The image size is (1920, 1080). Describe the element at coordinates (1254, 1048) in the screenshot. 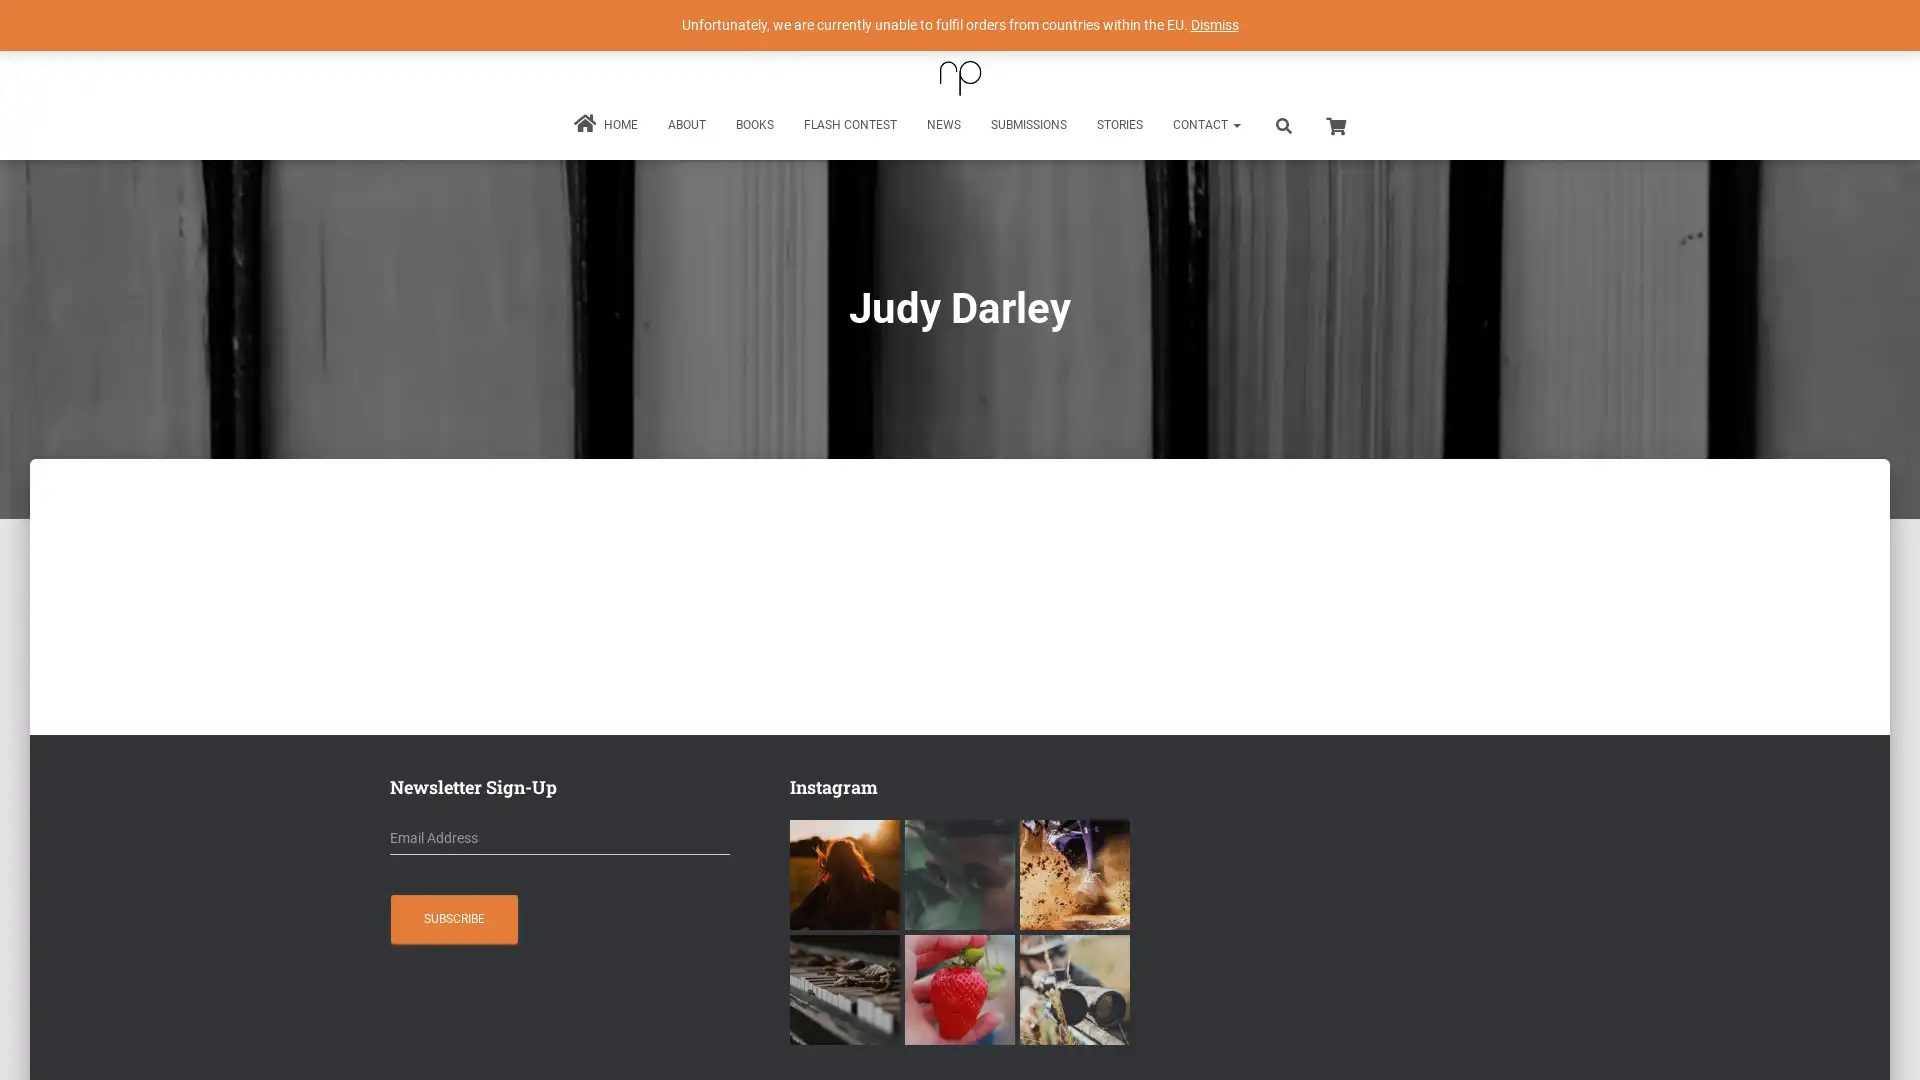

I see `Accept` at that location.